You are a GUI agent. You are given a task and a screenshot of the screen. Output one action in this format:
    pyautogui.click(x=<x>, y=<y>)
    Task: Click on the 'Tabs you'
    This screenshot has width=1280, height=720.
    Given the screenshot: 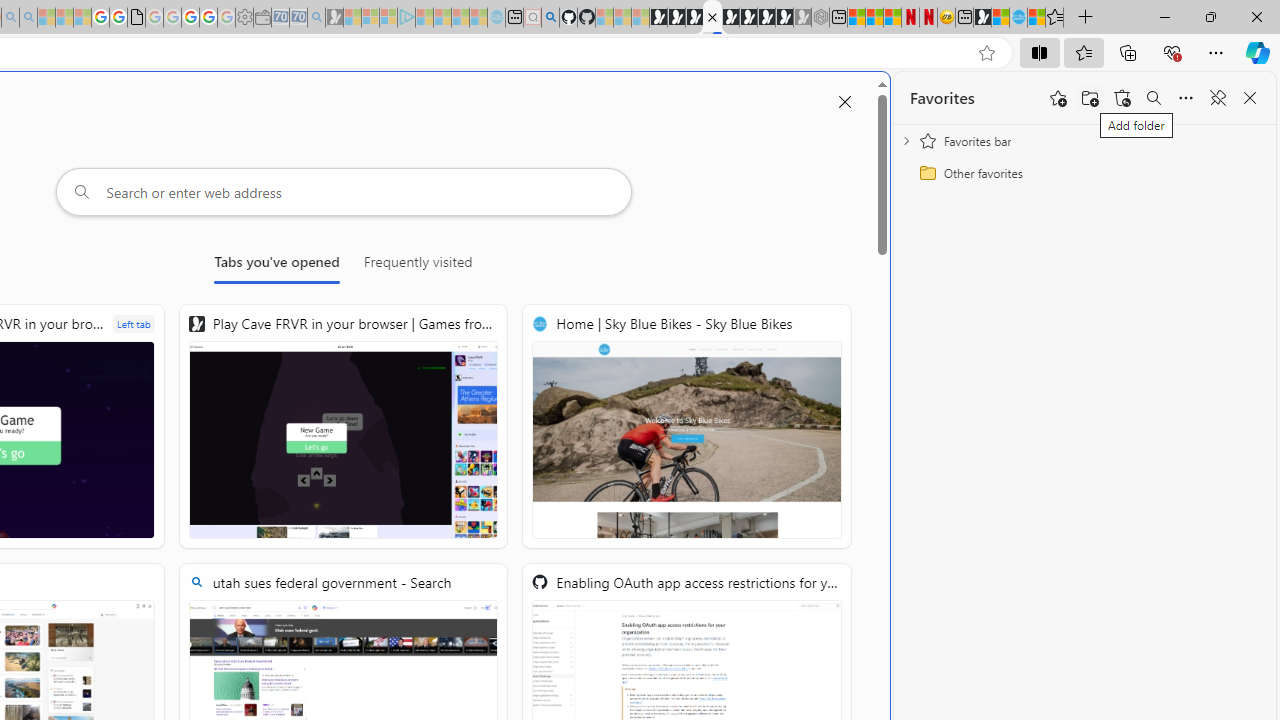 What is the action you would take?
    pyautogui.click(x=276, y=265)
    